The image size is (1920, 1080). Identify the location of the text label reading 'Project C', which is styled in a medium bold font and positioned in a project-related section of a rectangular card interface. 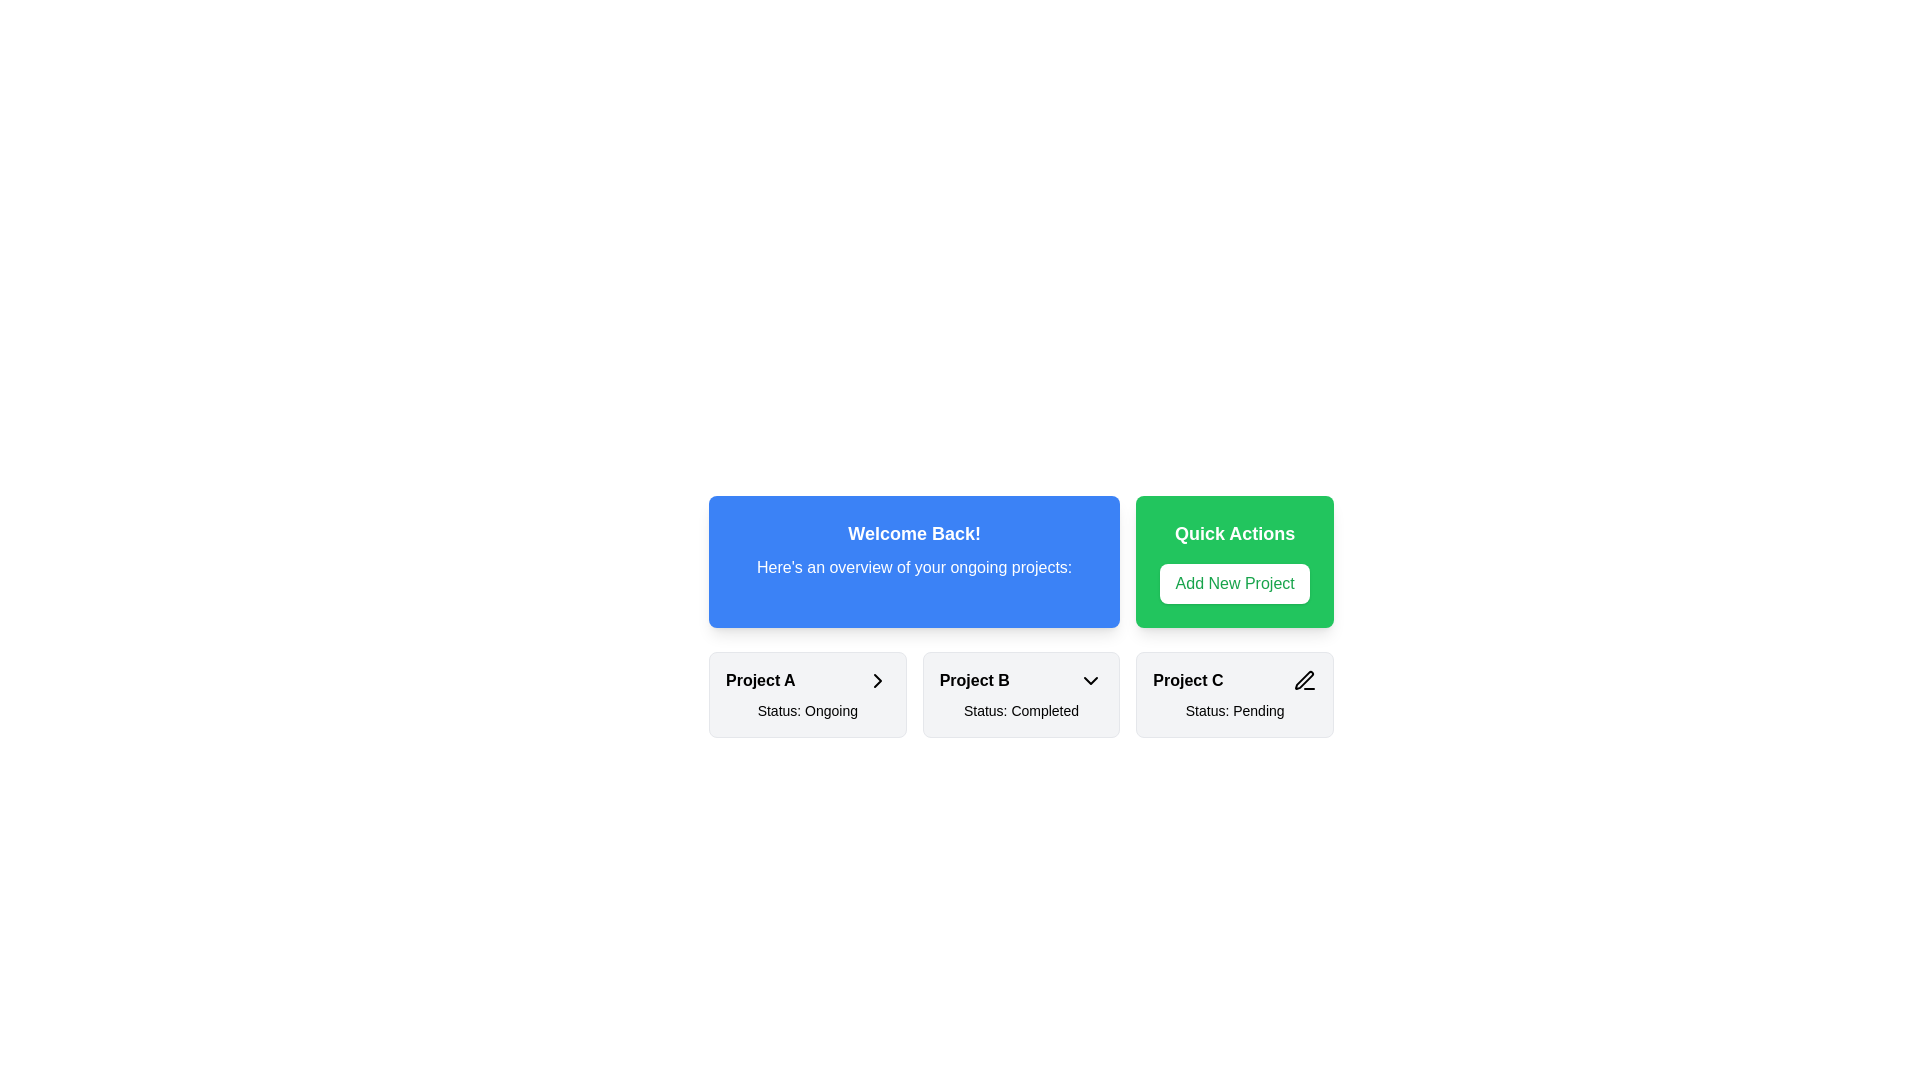
(1188, 680).